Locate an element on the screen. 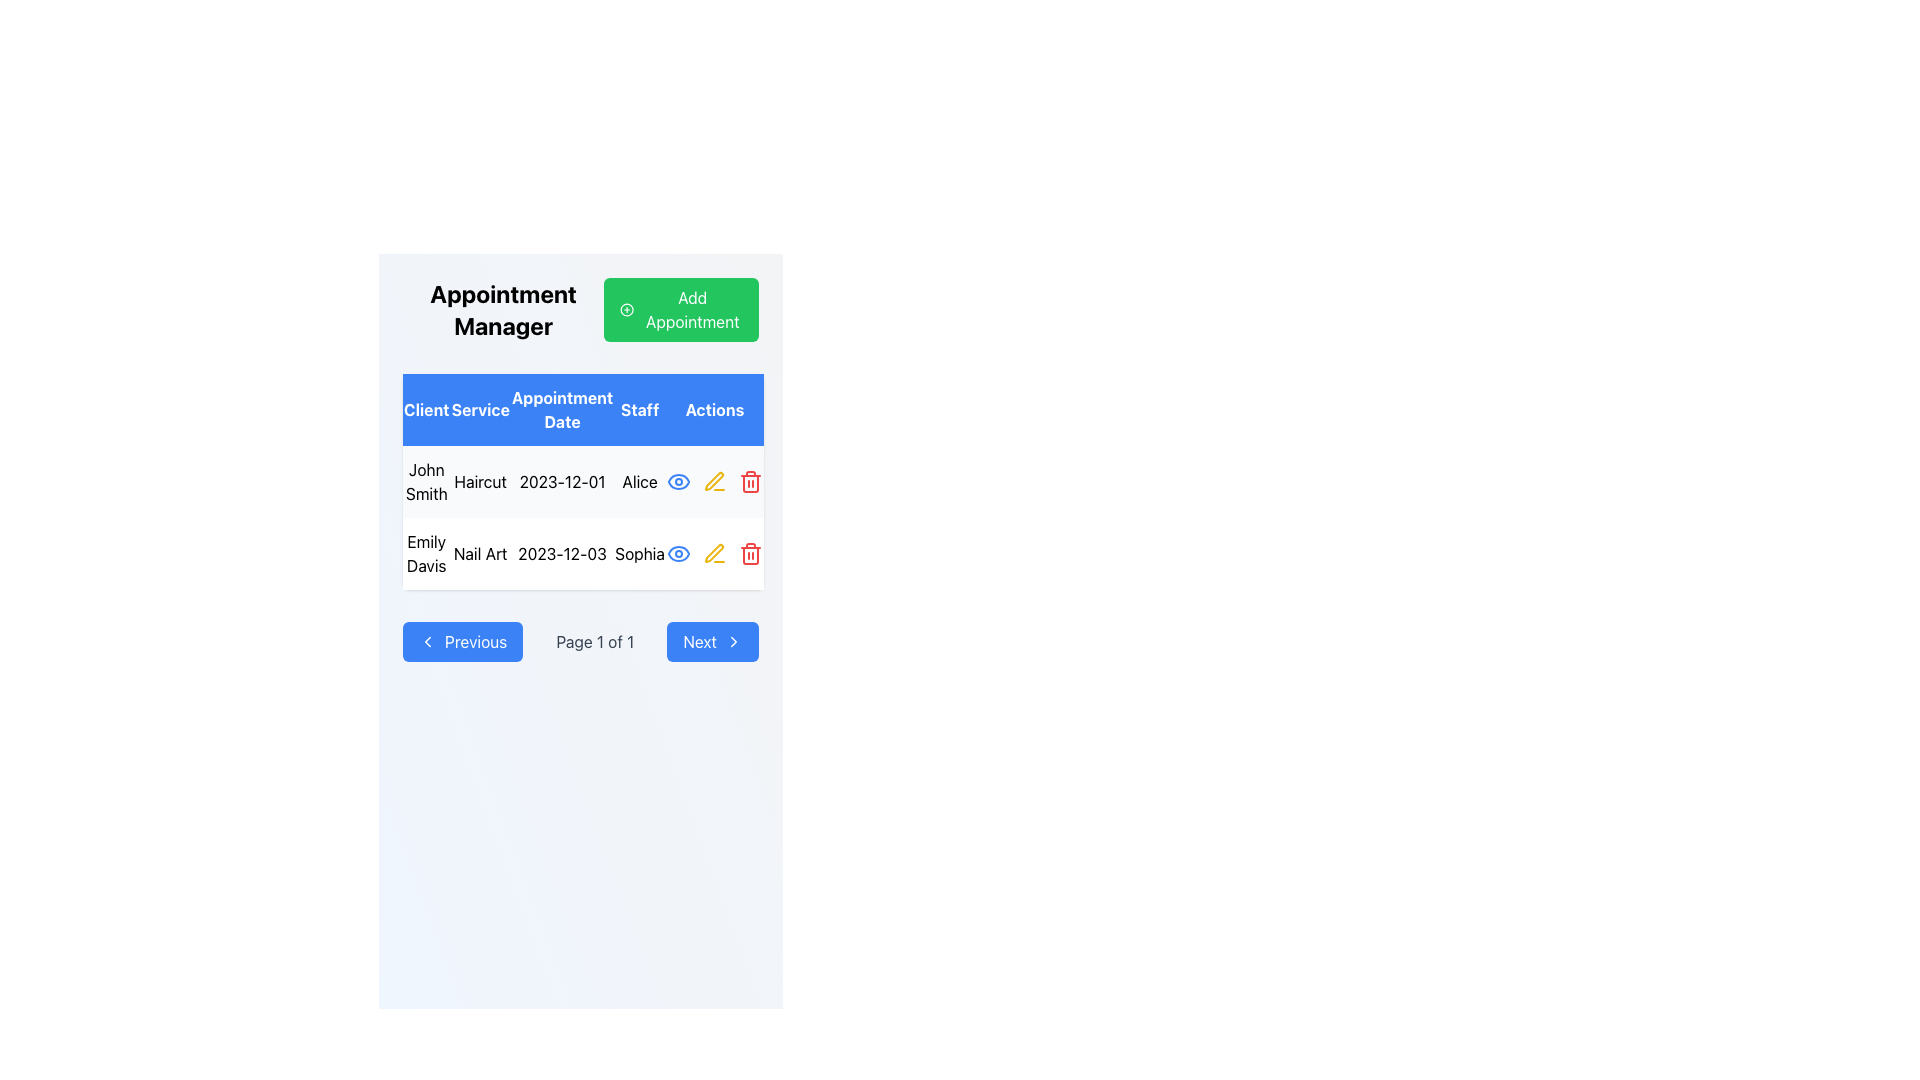 The height and width of the screenshot is (1080, 1920). the Text Display element that shows the client name 'John Smith', located in the topmost row under the 'Client Service' column, at the leftmost position is located at coordinates (425, 482).